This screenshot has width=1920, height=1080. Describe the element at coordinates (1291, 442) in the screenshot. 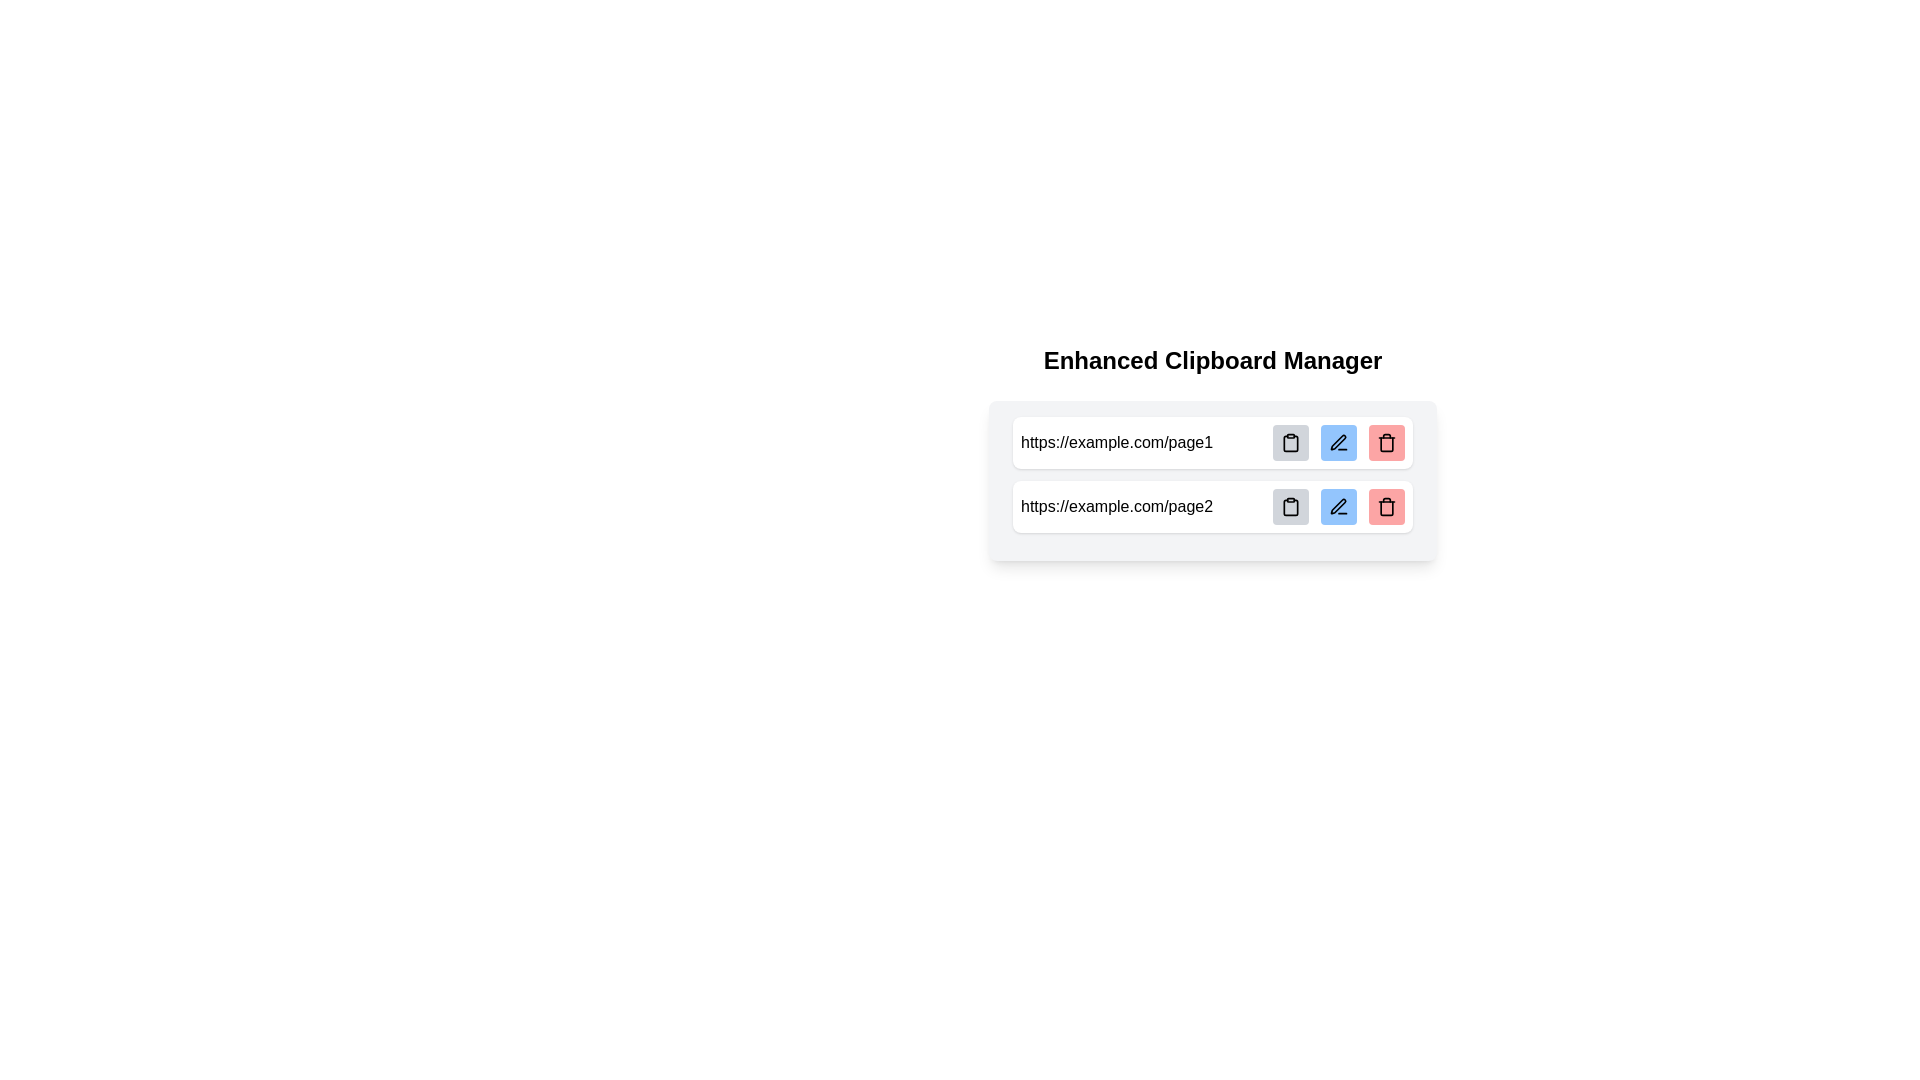

I see `the button that copies the URL or content associated with the first URL row` at that location.